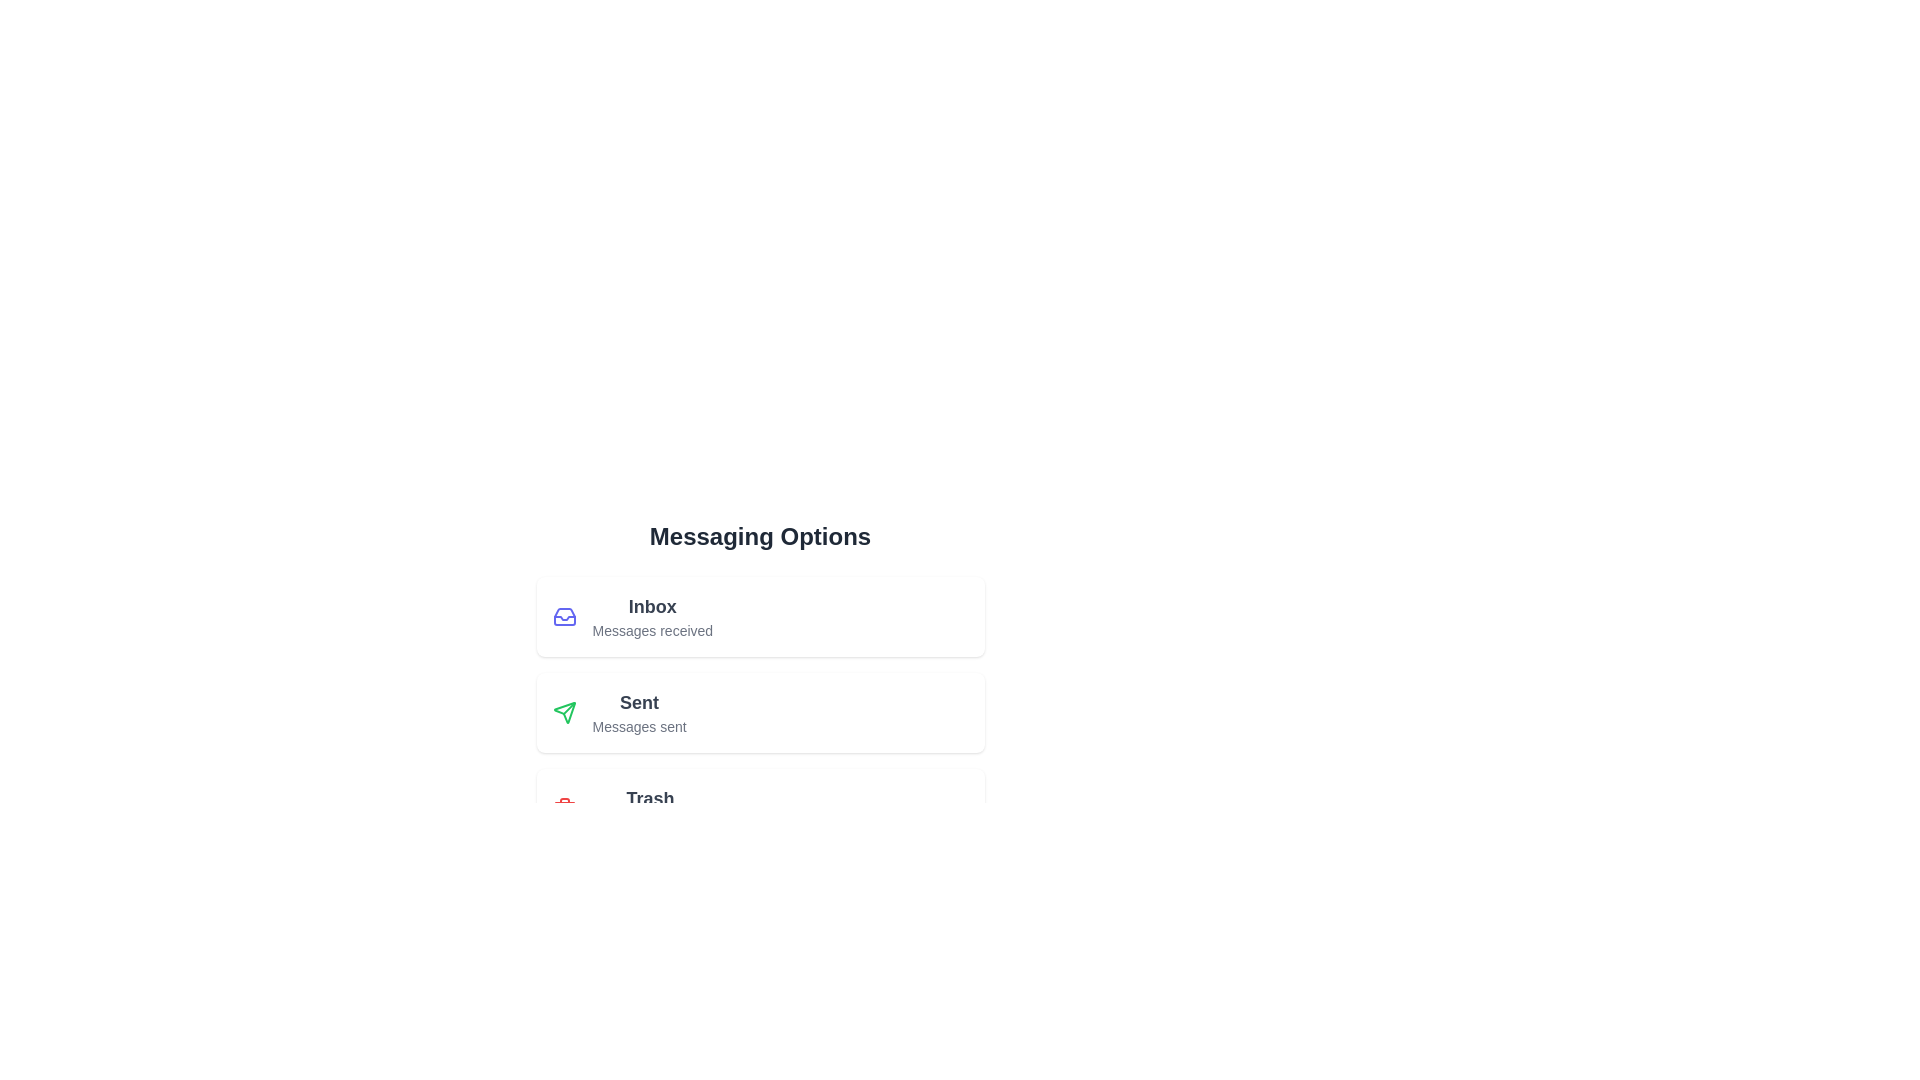 Image resolution: width=1920 pixels, height=1080 pixels. I want to click on the menu item labeled Sent, so click(759, 712).